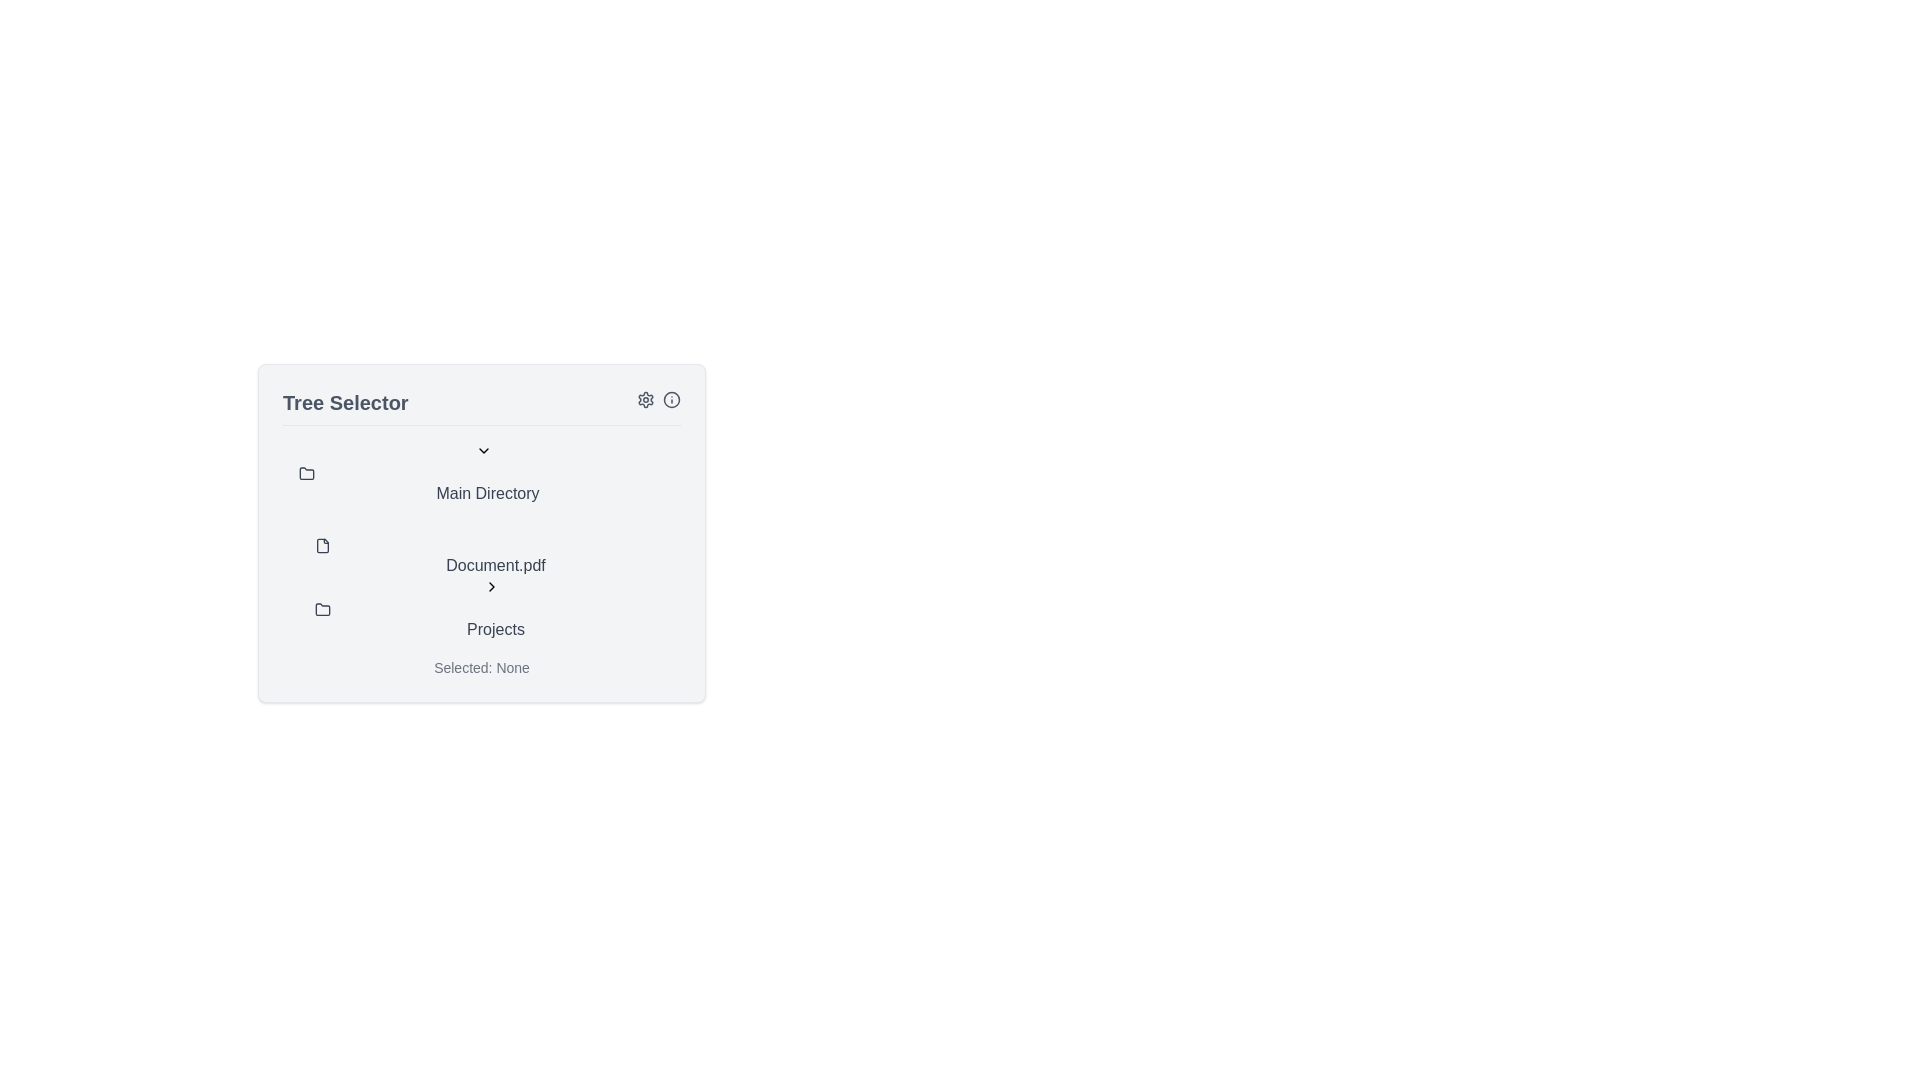  I want to click on the arrow icon button, so click(491, 585).